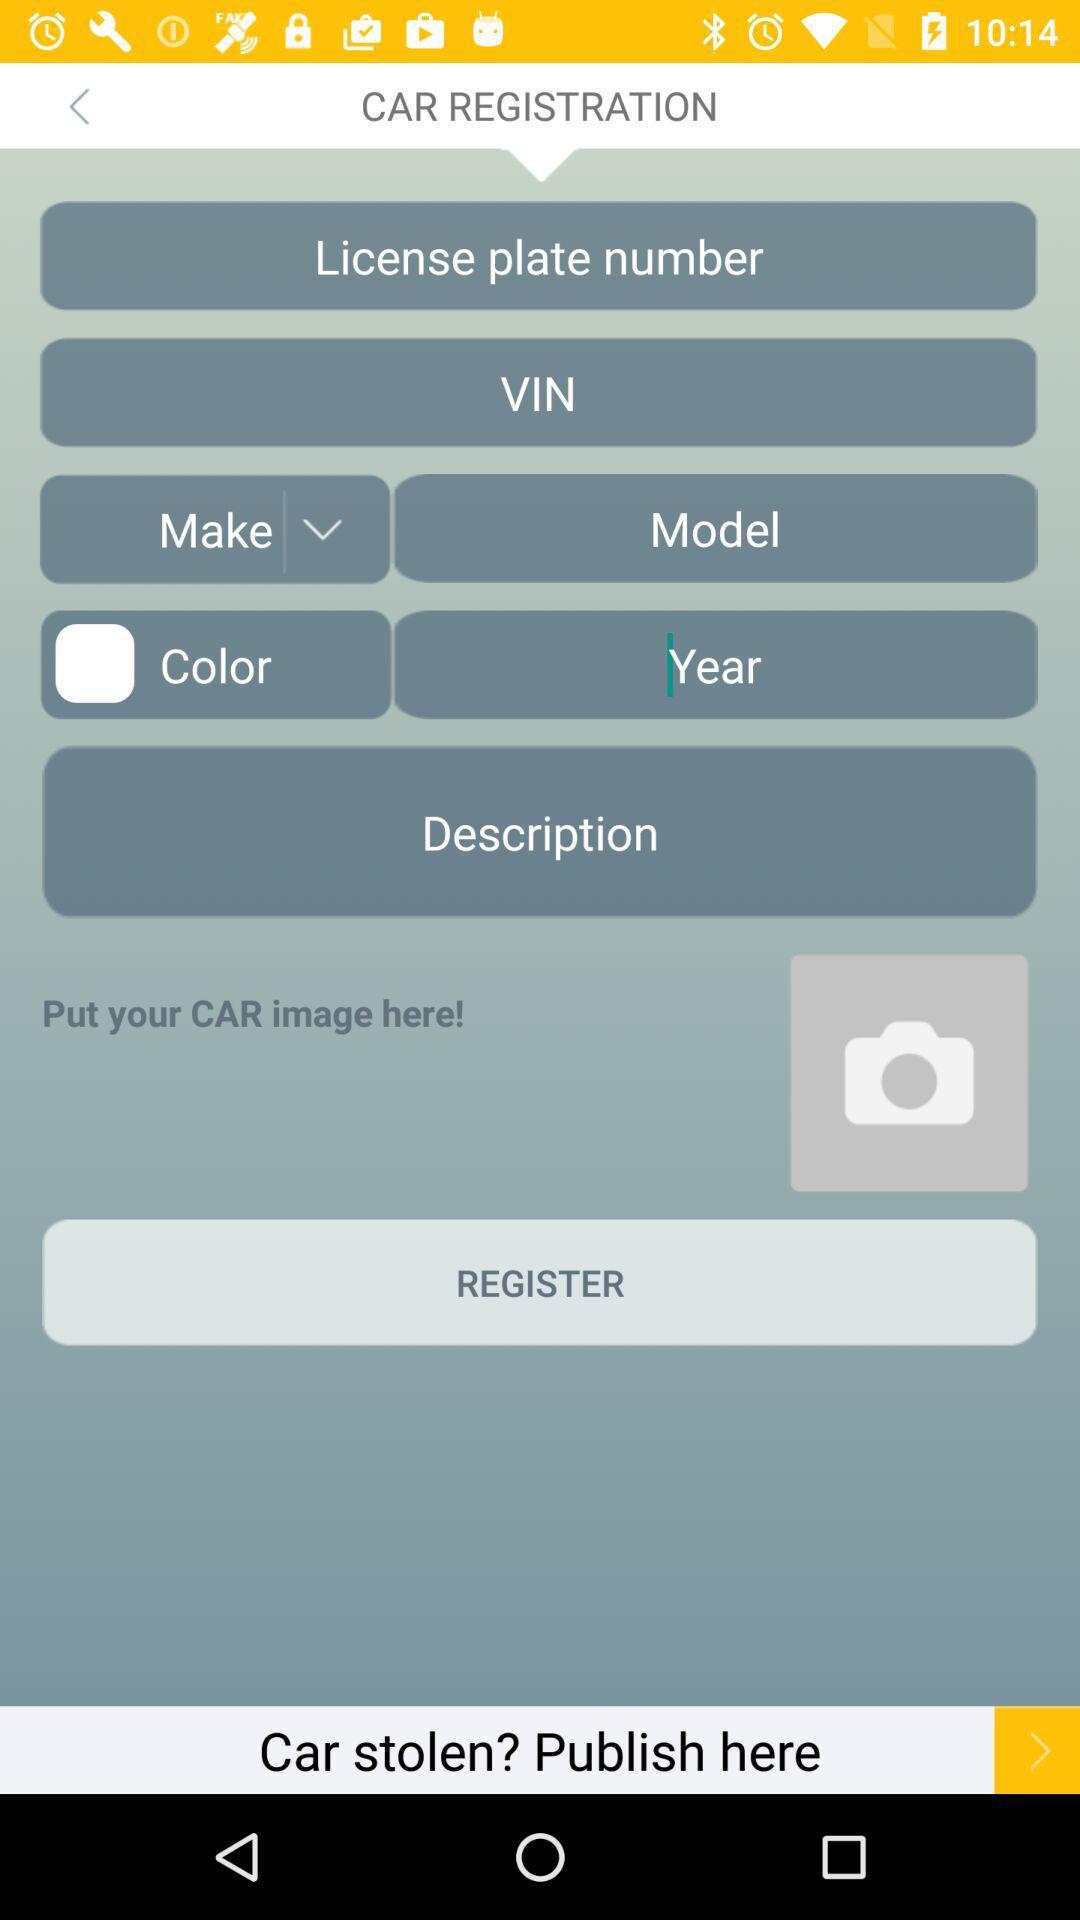  I want to click on previous, so click(77, 104).